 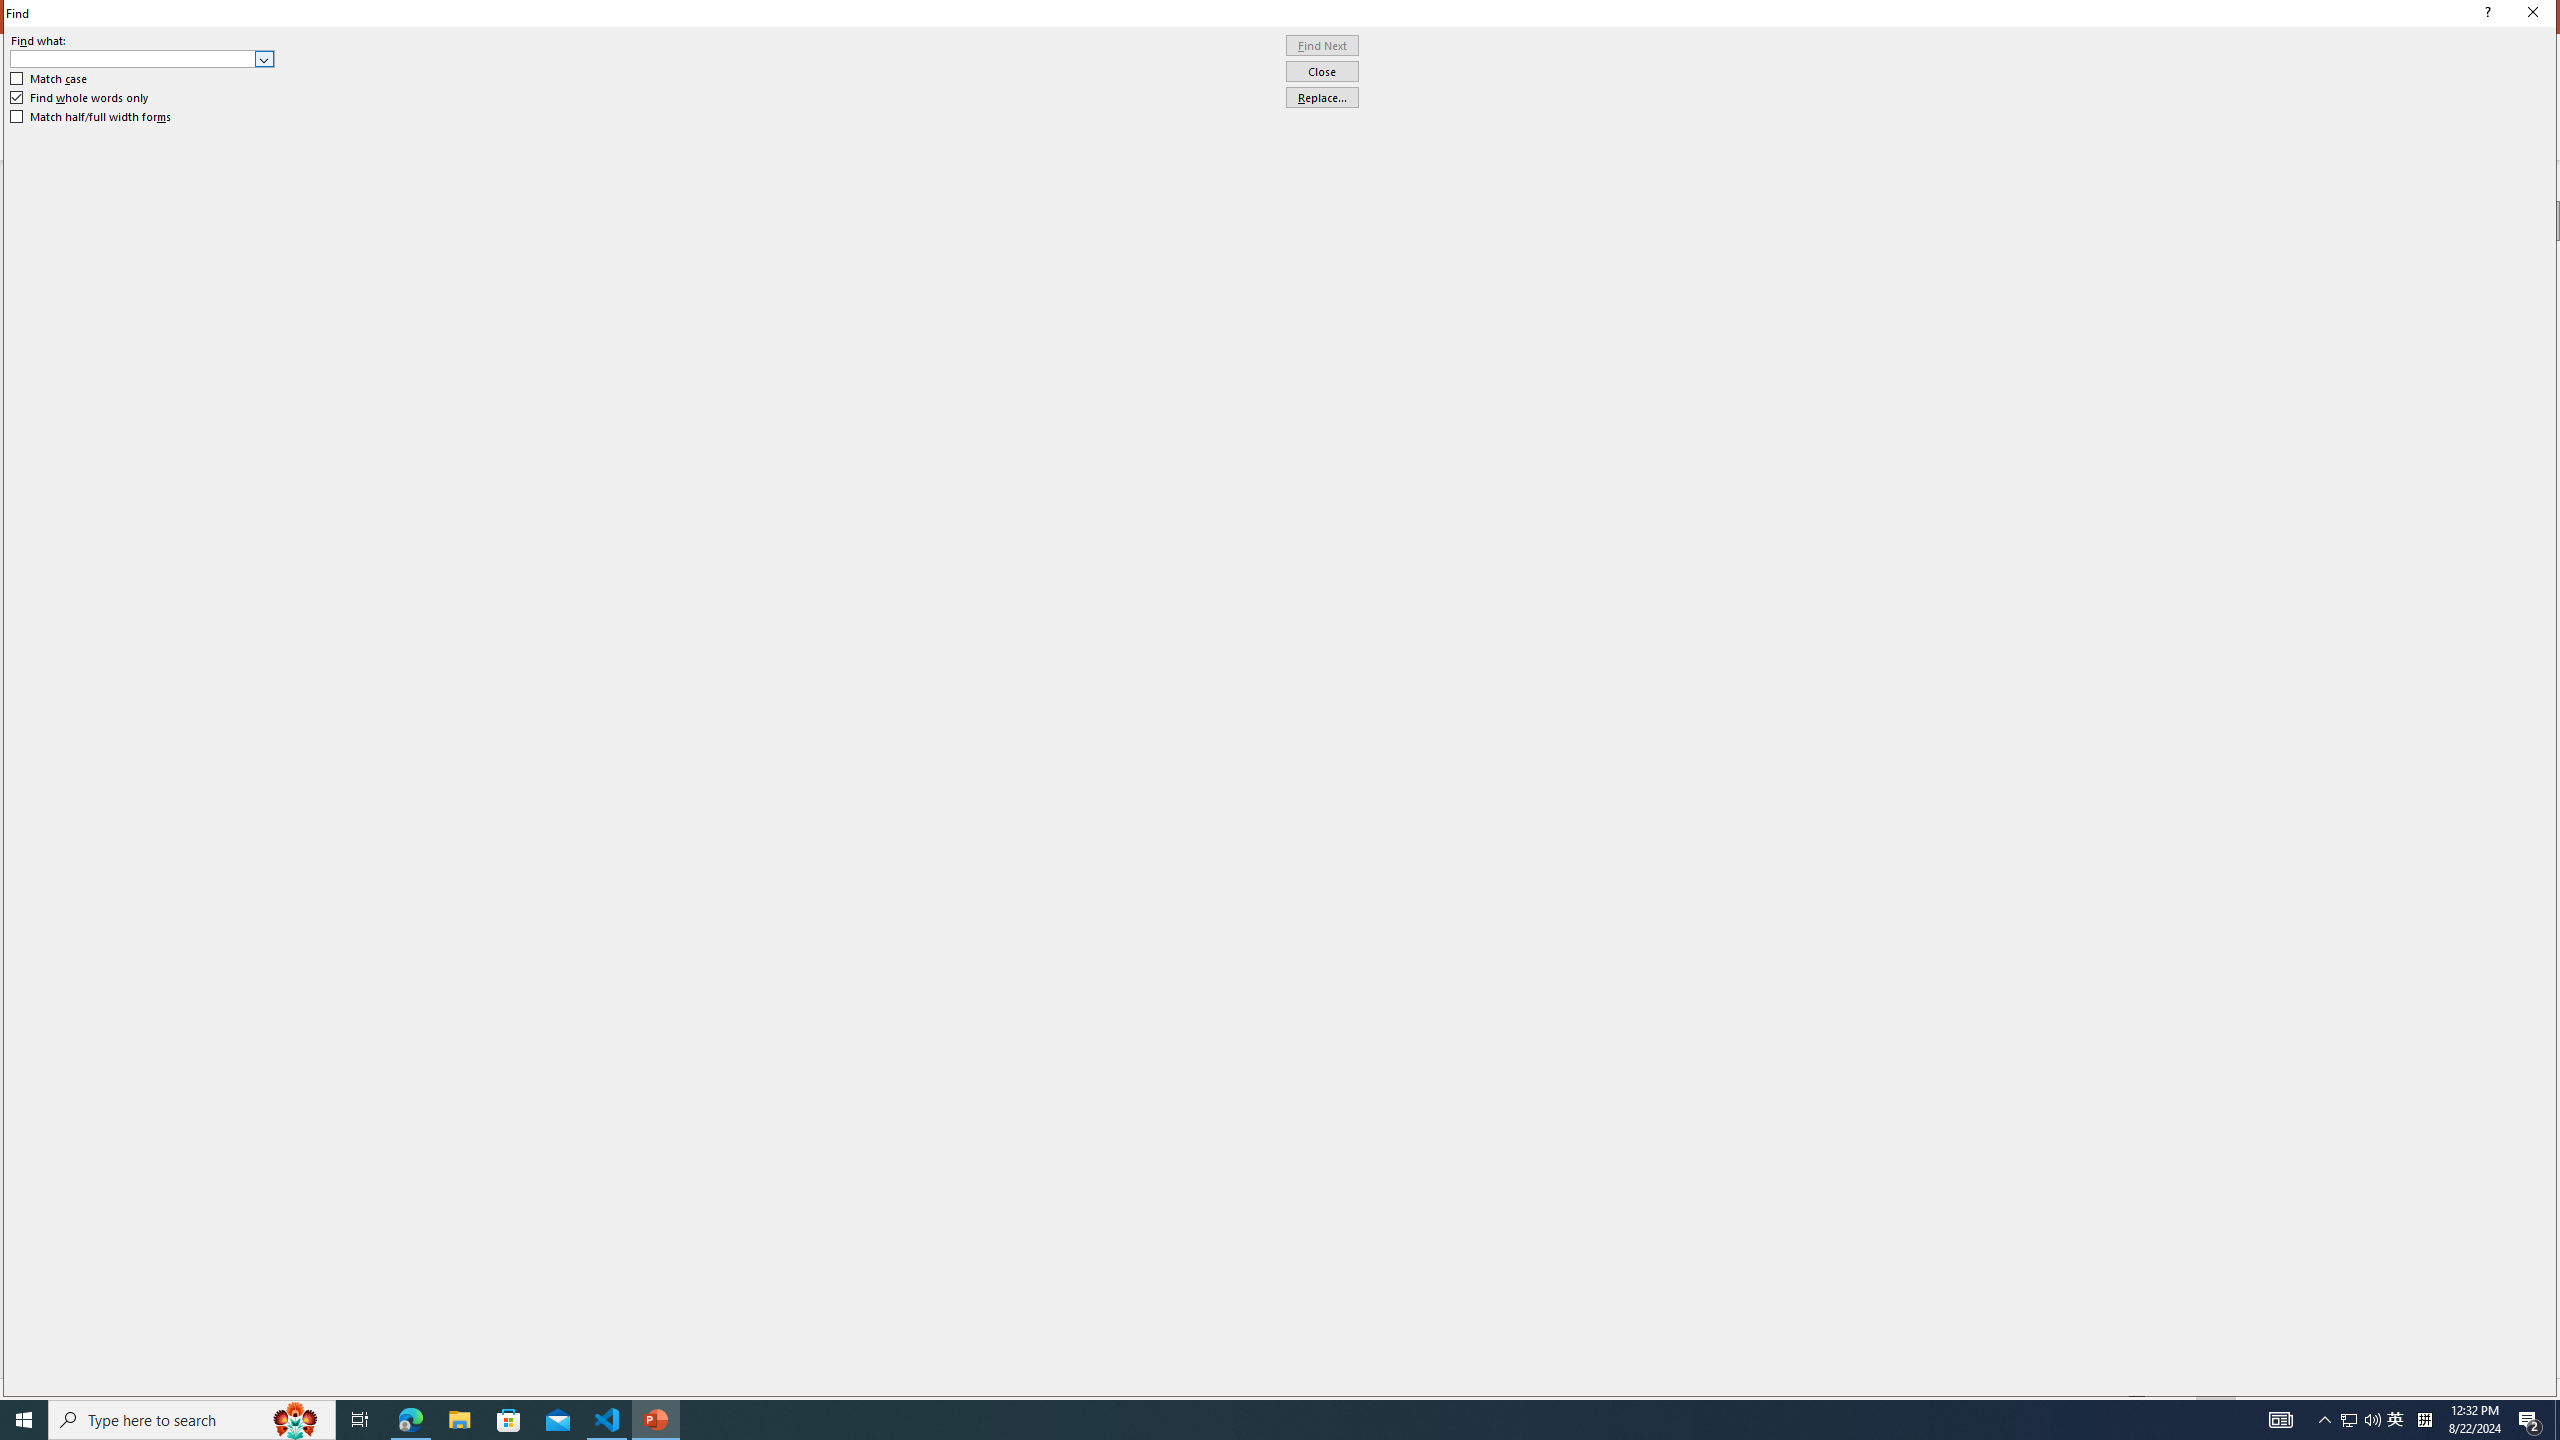 What do you see at coordinates (91, 116) in the screenshot?
I see `'Match half/full width forms'` at bounding box center [91, 116].